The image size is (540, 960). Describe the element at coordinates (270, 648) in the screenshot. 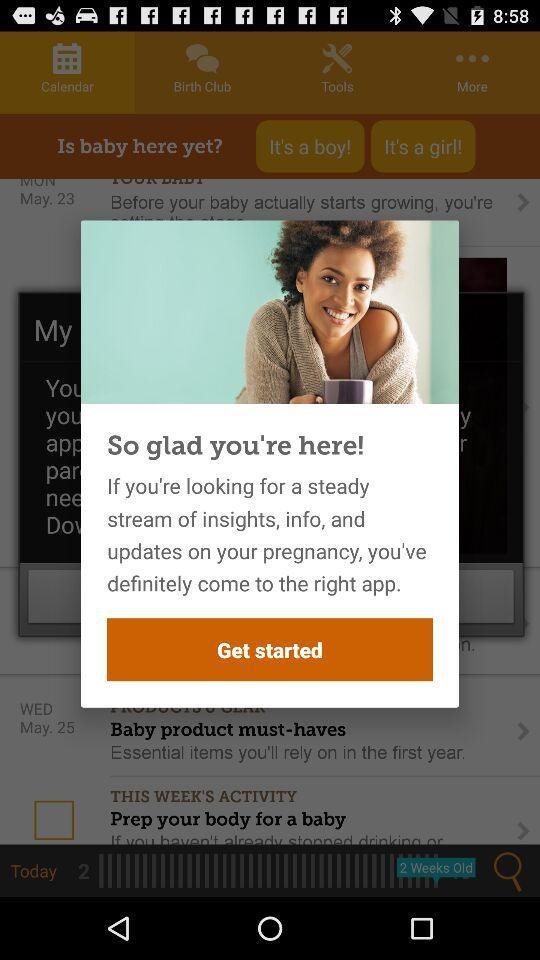

I see `icon below the if you re item` at that location.